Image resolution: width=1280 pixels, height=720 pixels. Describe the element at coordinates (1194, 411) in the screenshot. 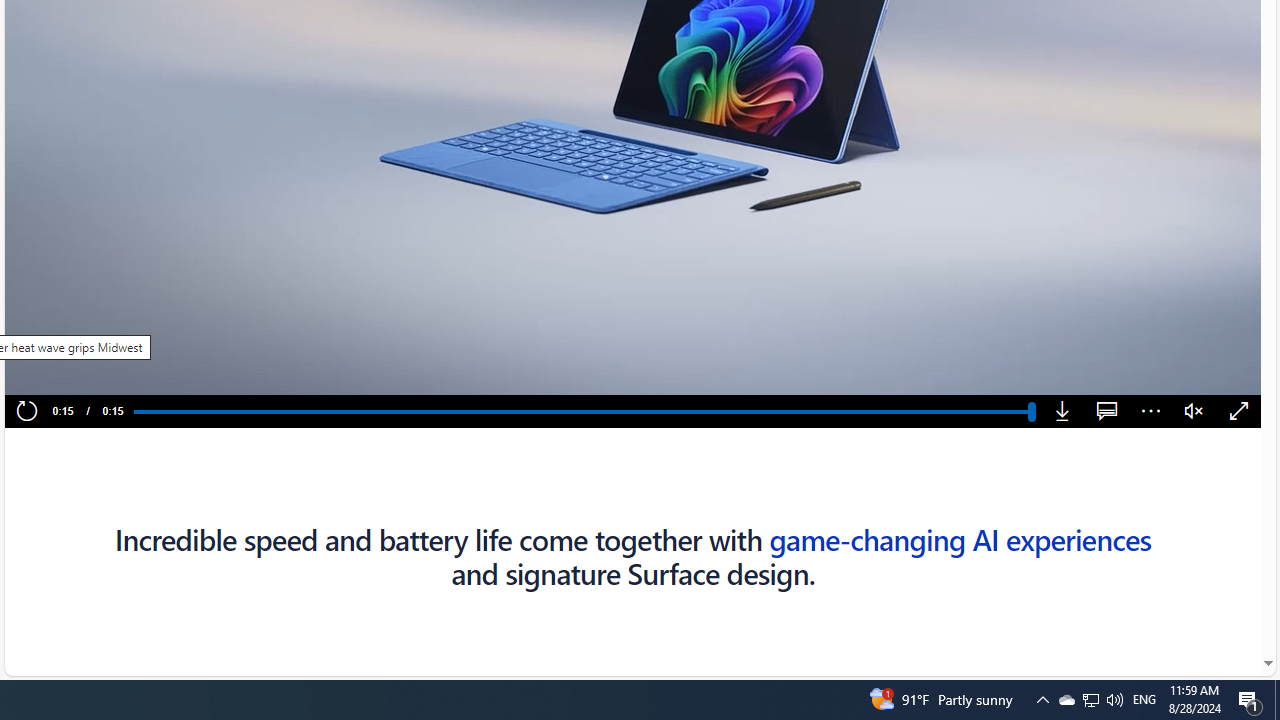

I see `'Unmute'` at that location.